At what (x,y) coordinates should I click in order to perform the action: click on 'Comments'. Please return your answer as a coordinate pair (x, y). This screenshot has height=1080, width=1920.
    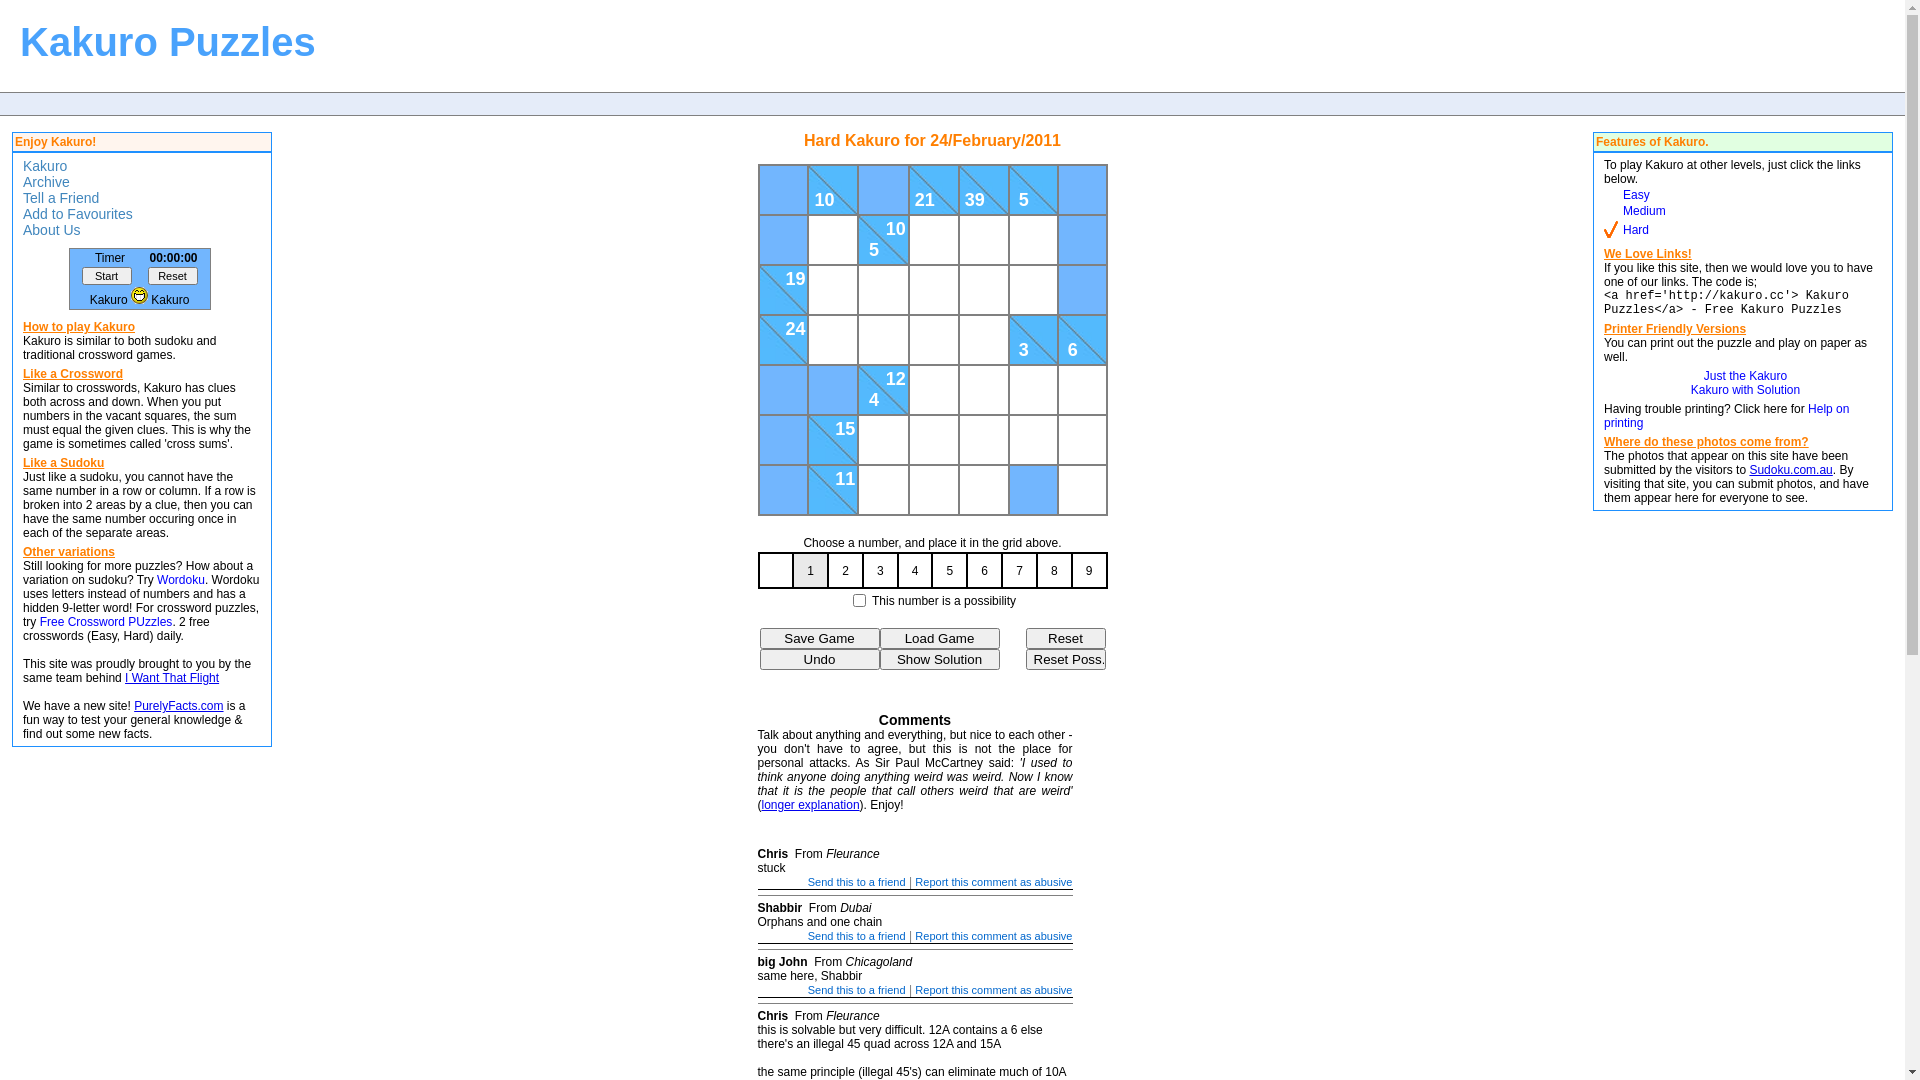
    Looking at the image, I should click on (914, 720).